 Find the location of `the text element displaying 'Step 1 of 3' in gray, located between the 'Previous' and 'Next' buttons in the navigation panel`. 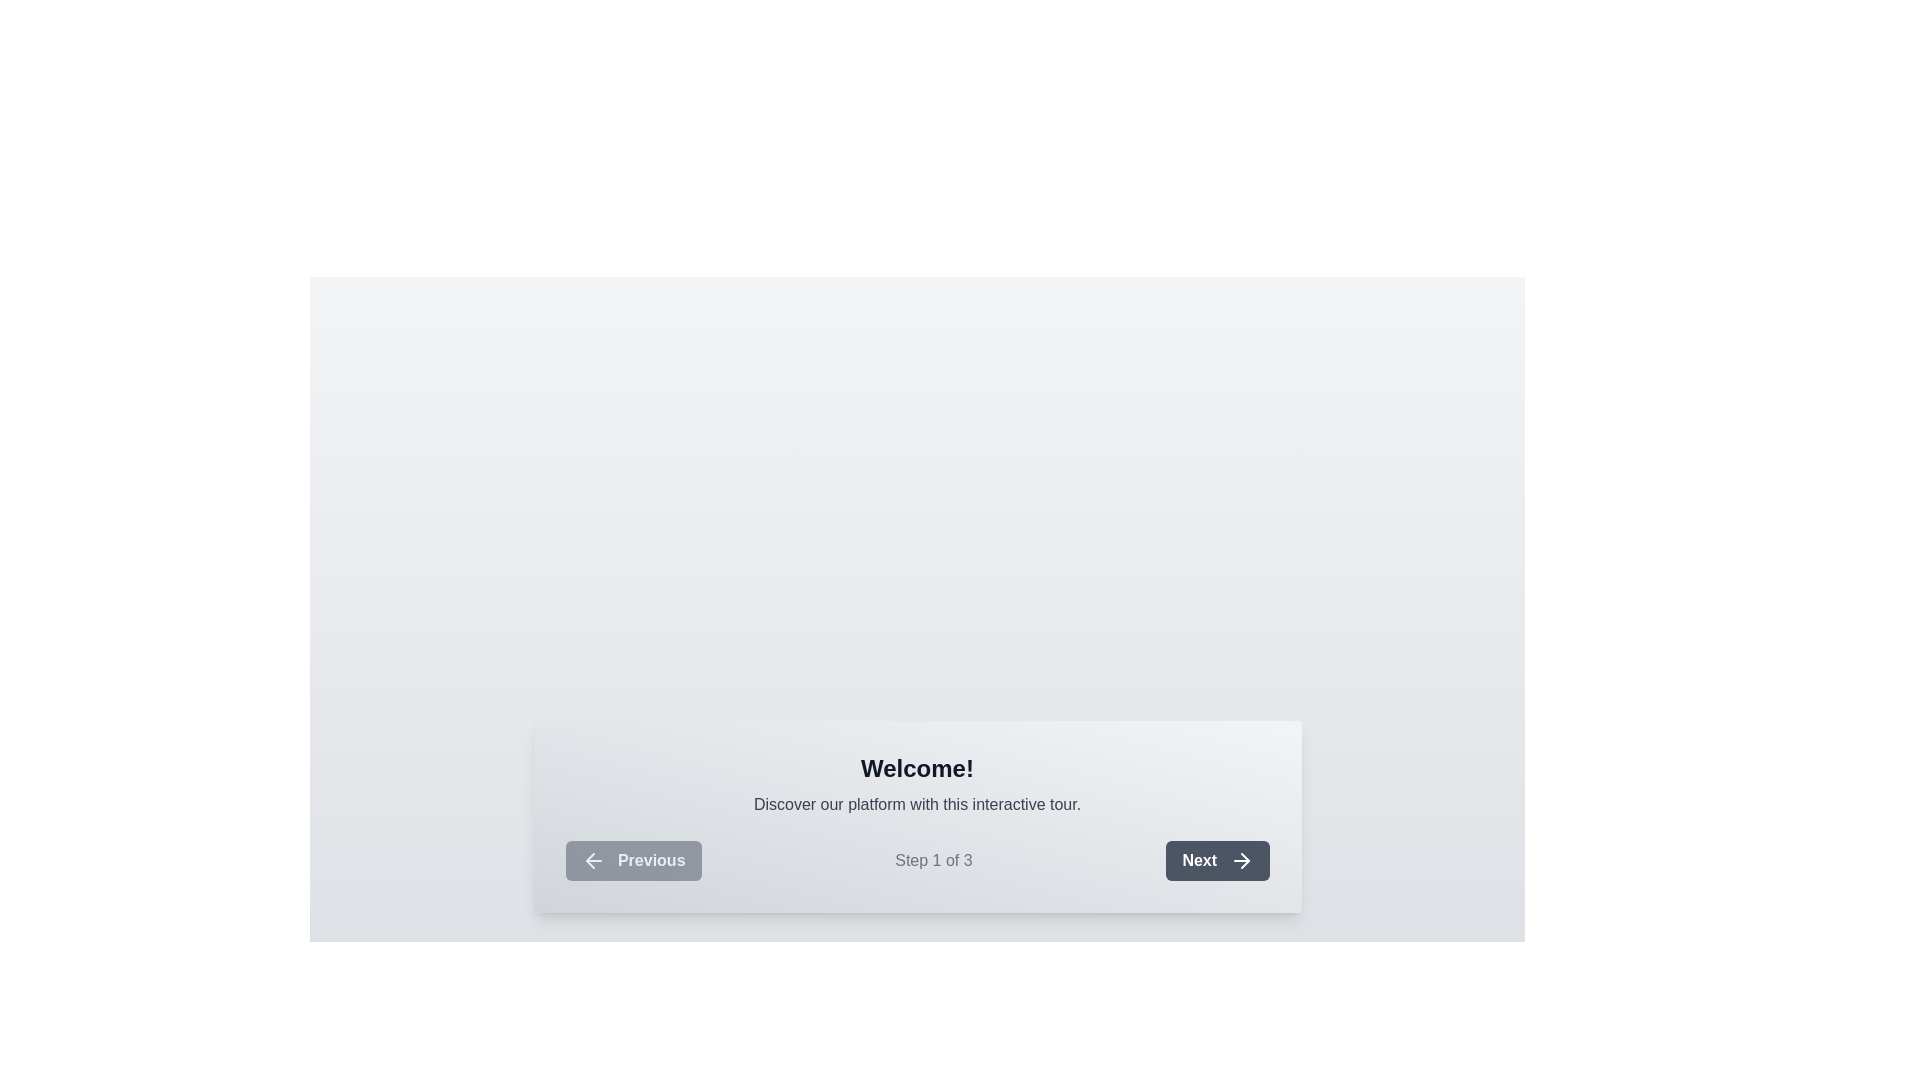

the text element displaying 'Step 1 of 3' in gray, located between the 'Previous' and 'Next' buttons in the navigation panel is located at coordinates (932, 859).